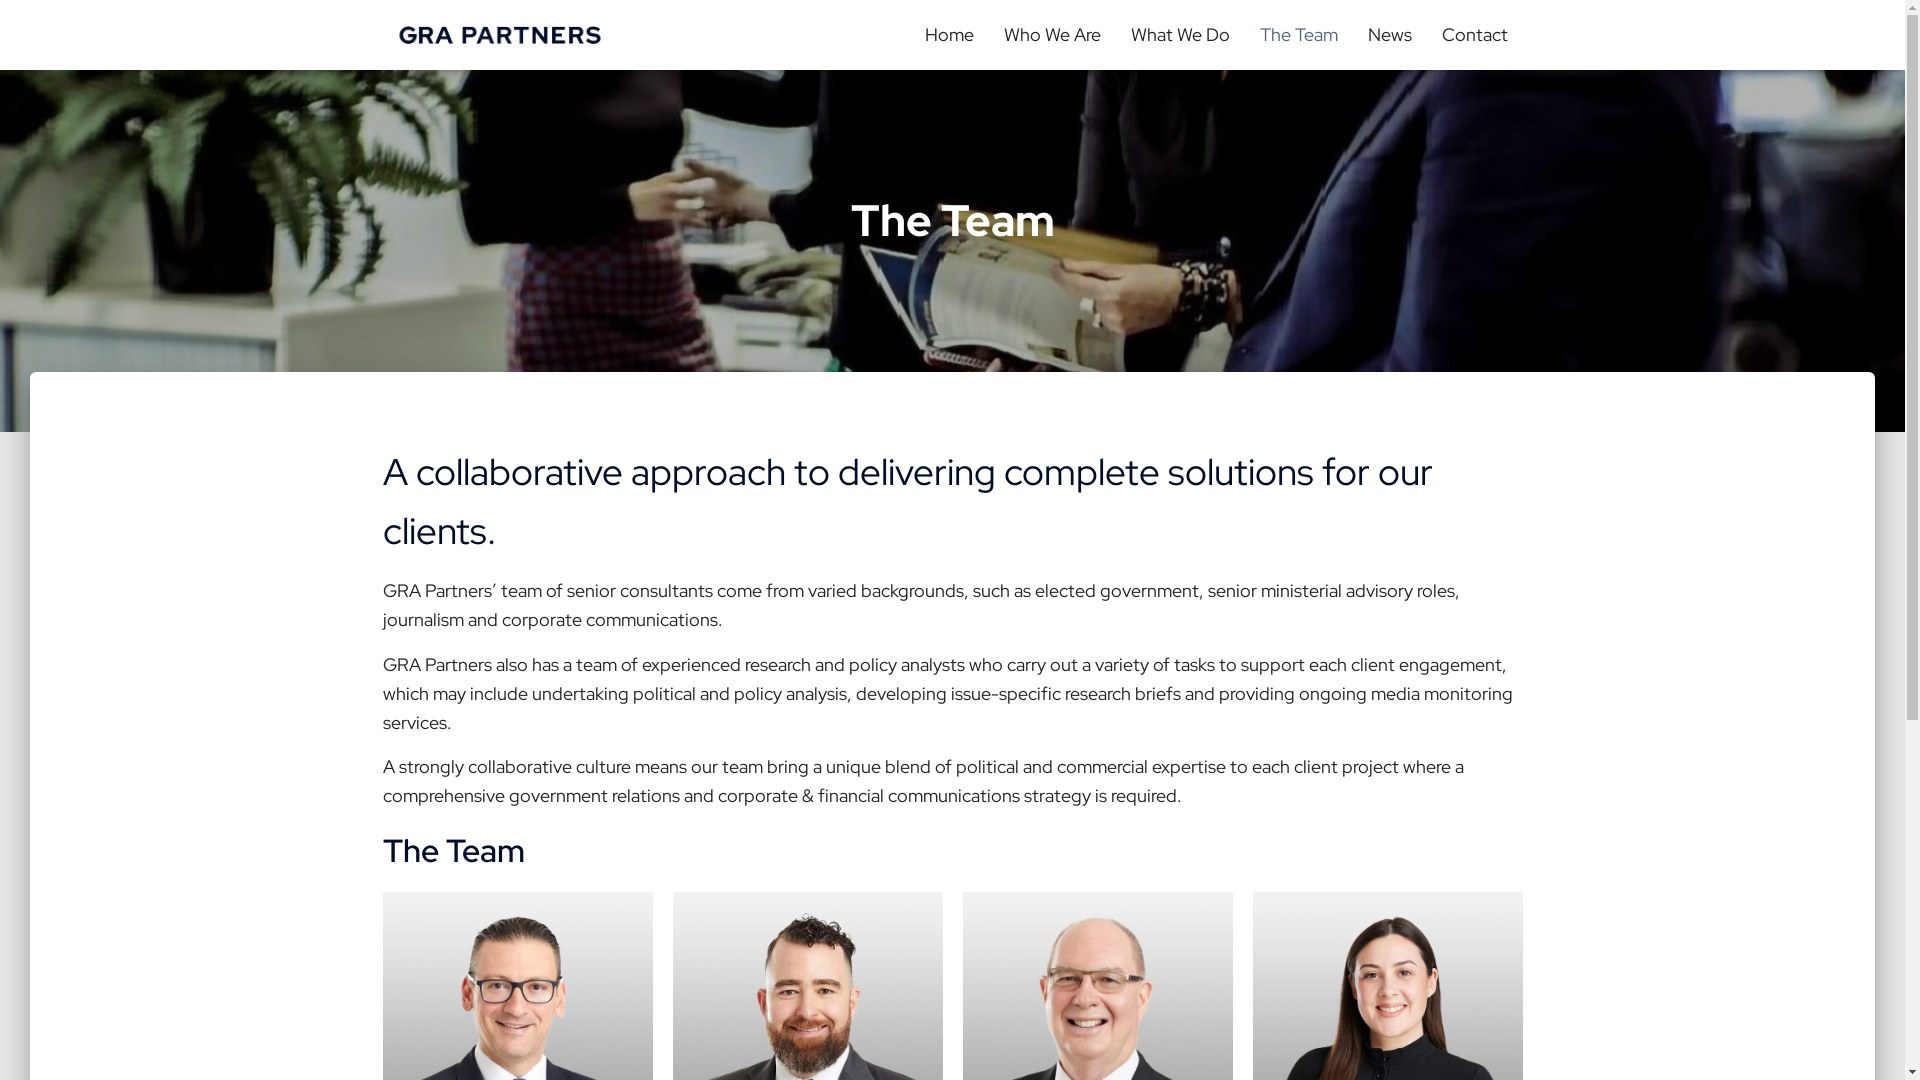 The width and height of the screenshot is (1920, 1080). I want to click on 'GRA PARTNERS', so click(499, 34).